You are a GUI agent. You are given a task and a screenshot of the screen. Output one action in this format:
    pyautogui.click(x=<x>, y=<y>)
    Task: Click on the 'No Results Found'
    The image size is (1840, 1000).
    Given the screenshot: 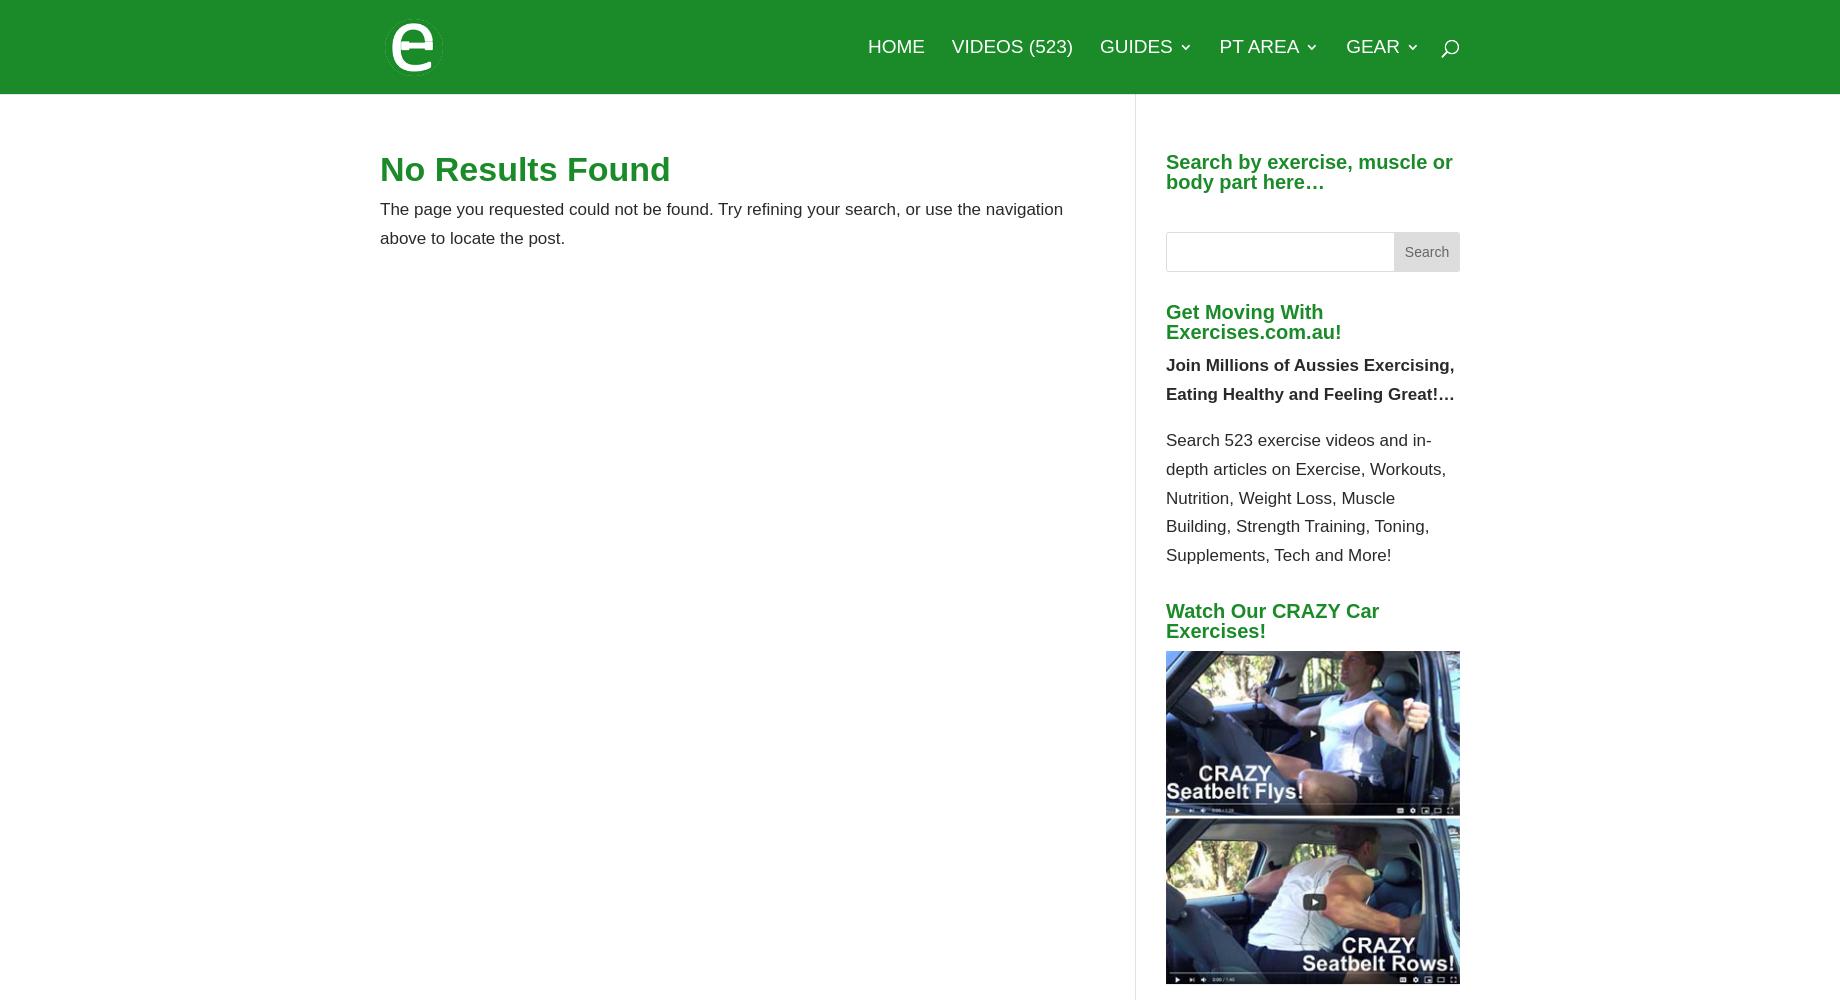 What is the action you would take?
    pyautogui.click(x=524, y=169)
    